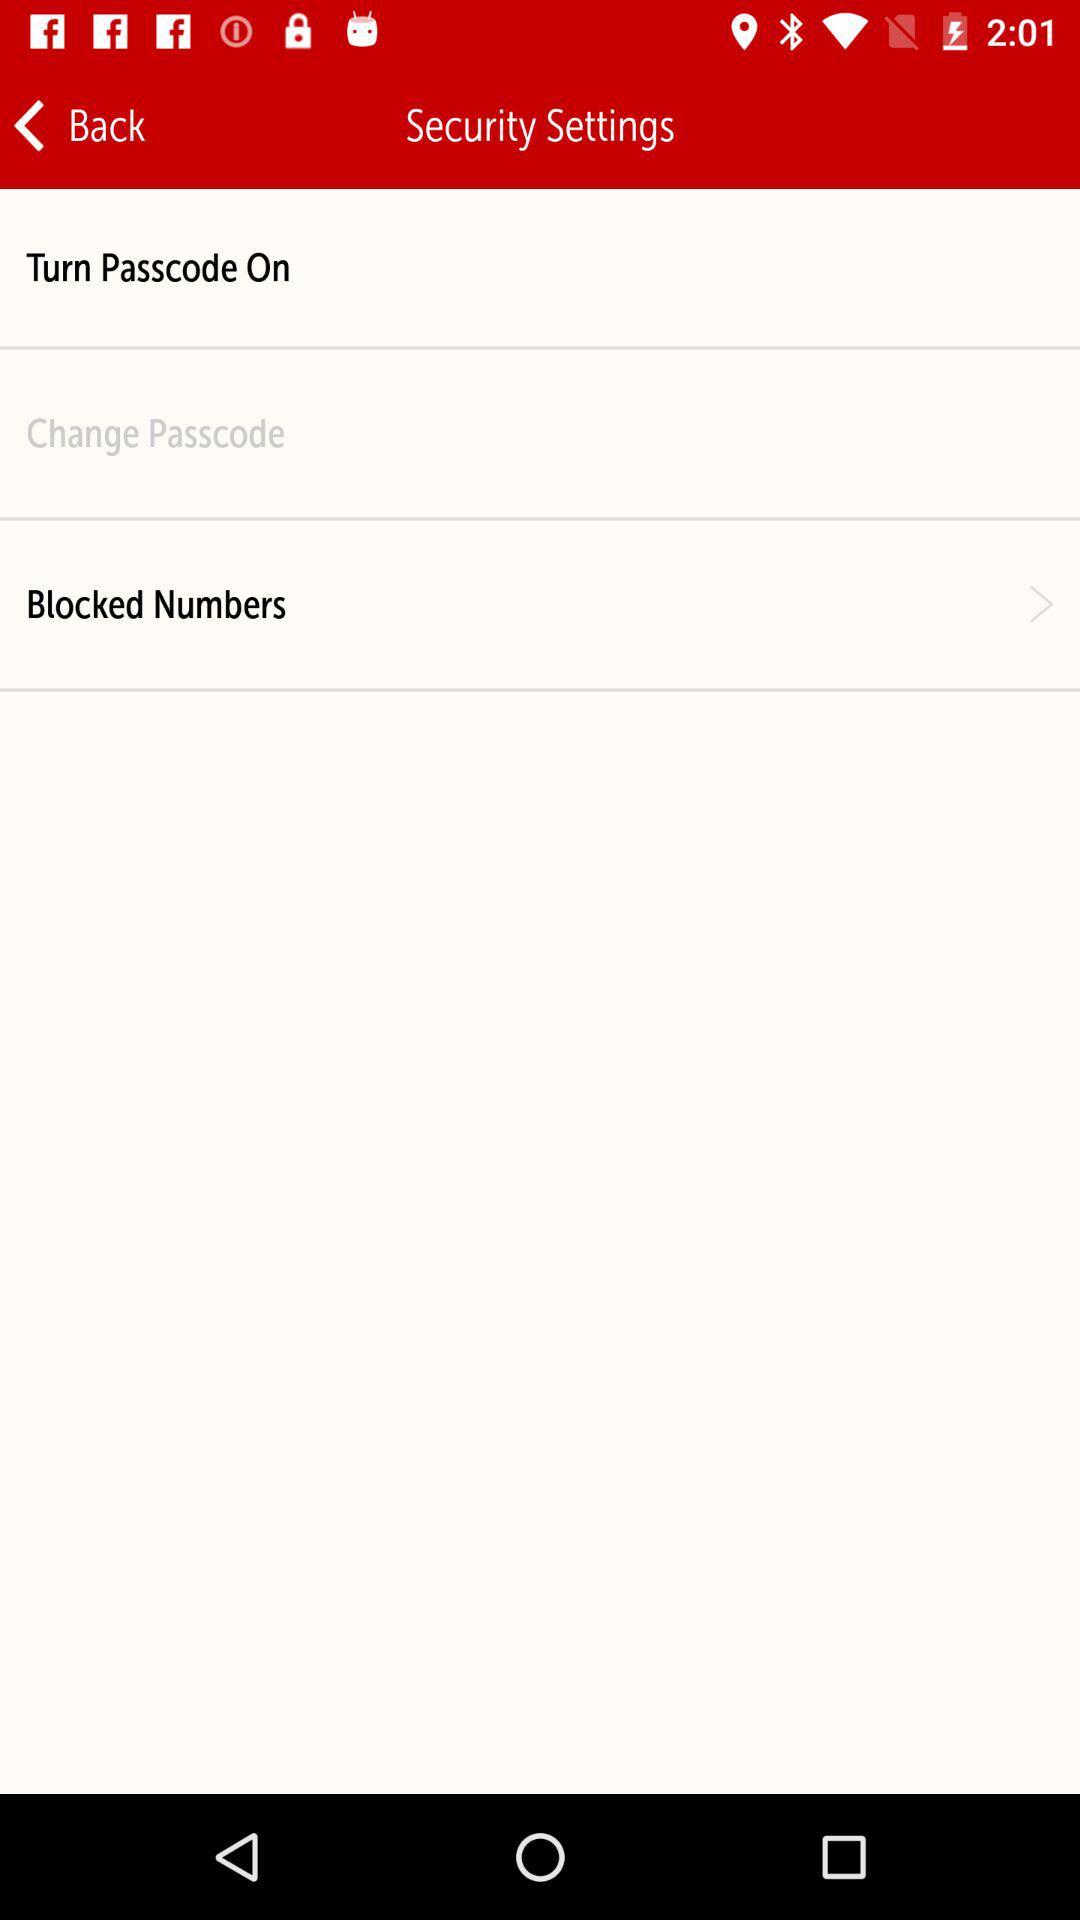 The width and height of the screenshot is (1080, 1920). I want to click on icon below the turn passcode on item, so click(154, 432).